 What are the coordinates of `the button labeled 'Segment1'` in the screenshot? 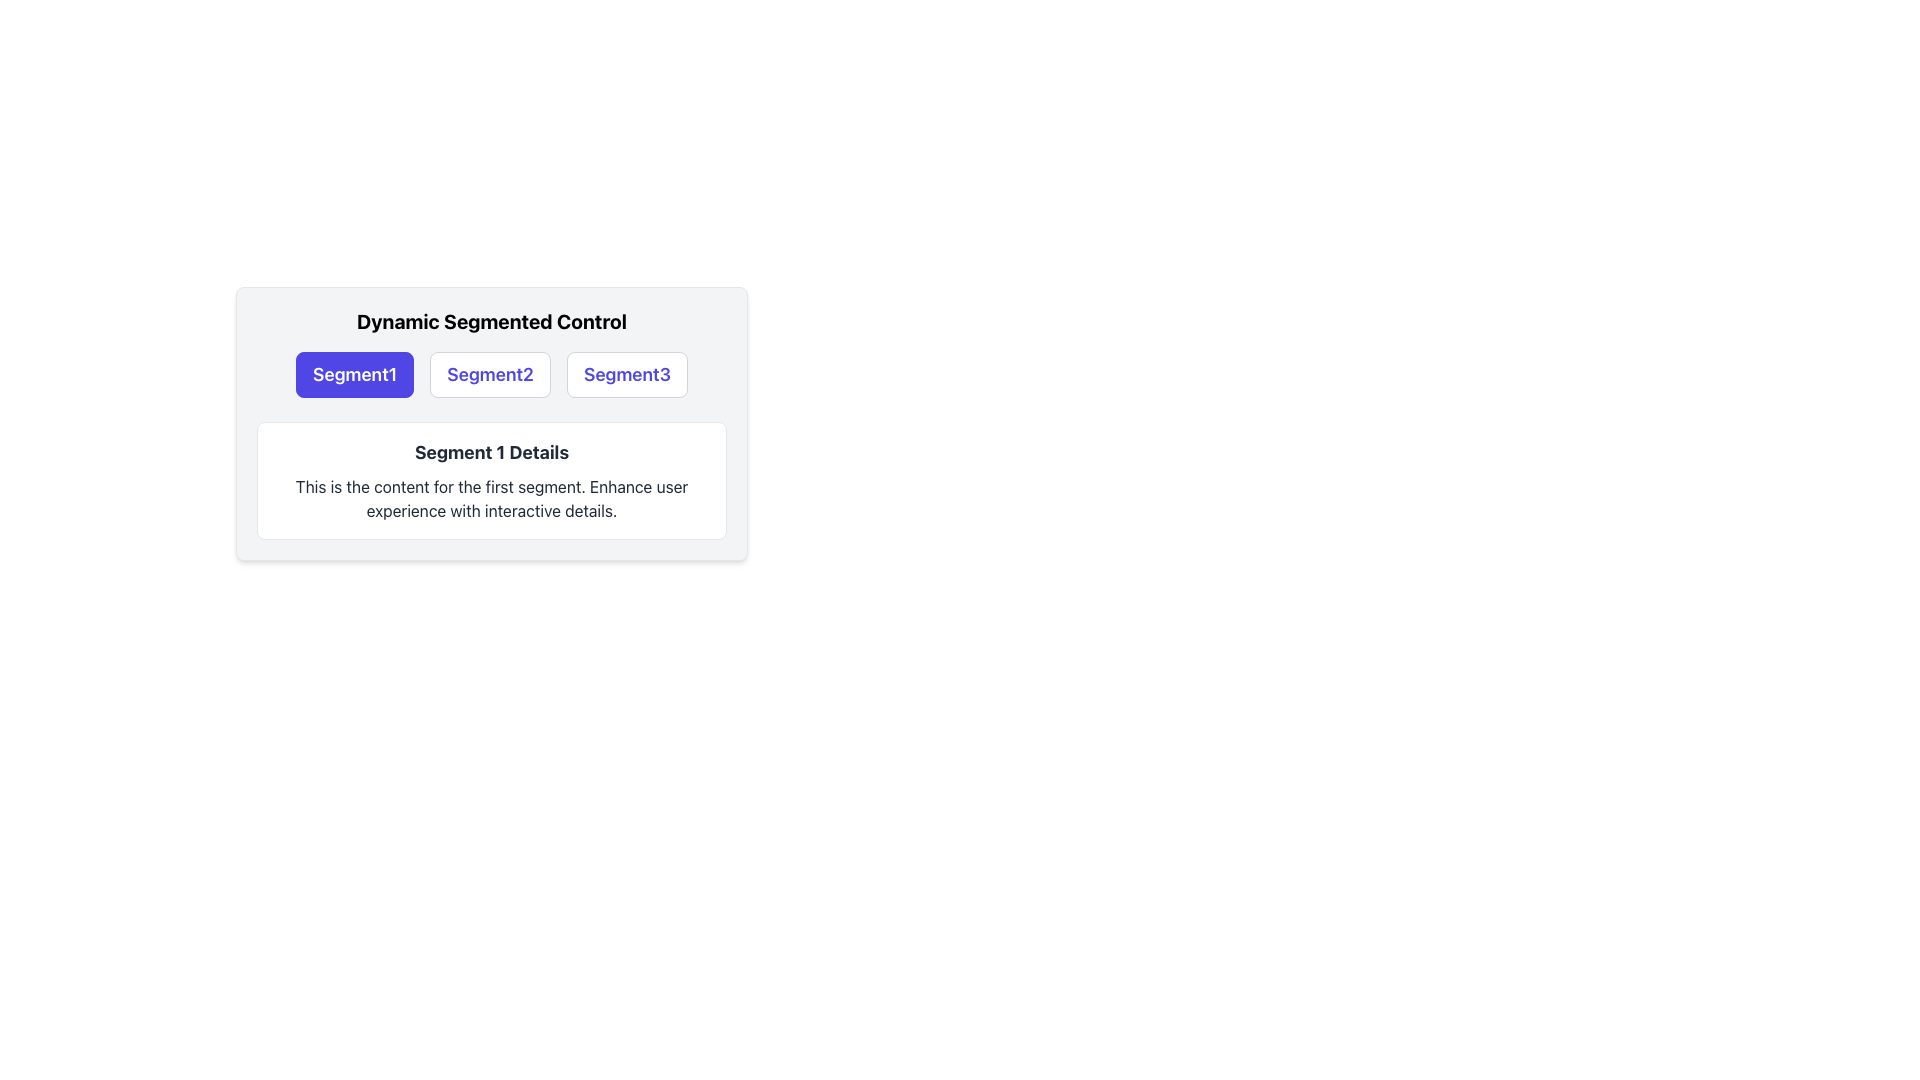 It's located at (355, 374).